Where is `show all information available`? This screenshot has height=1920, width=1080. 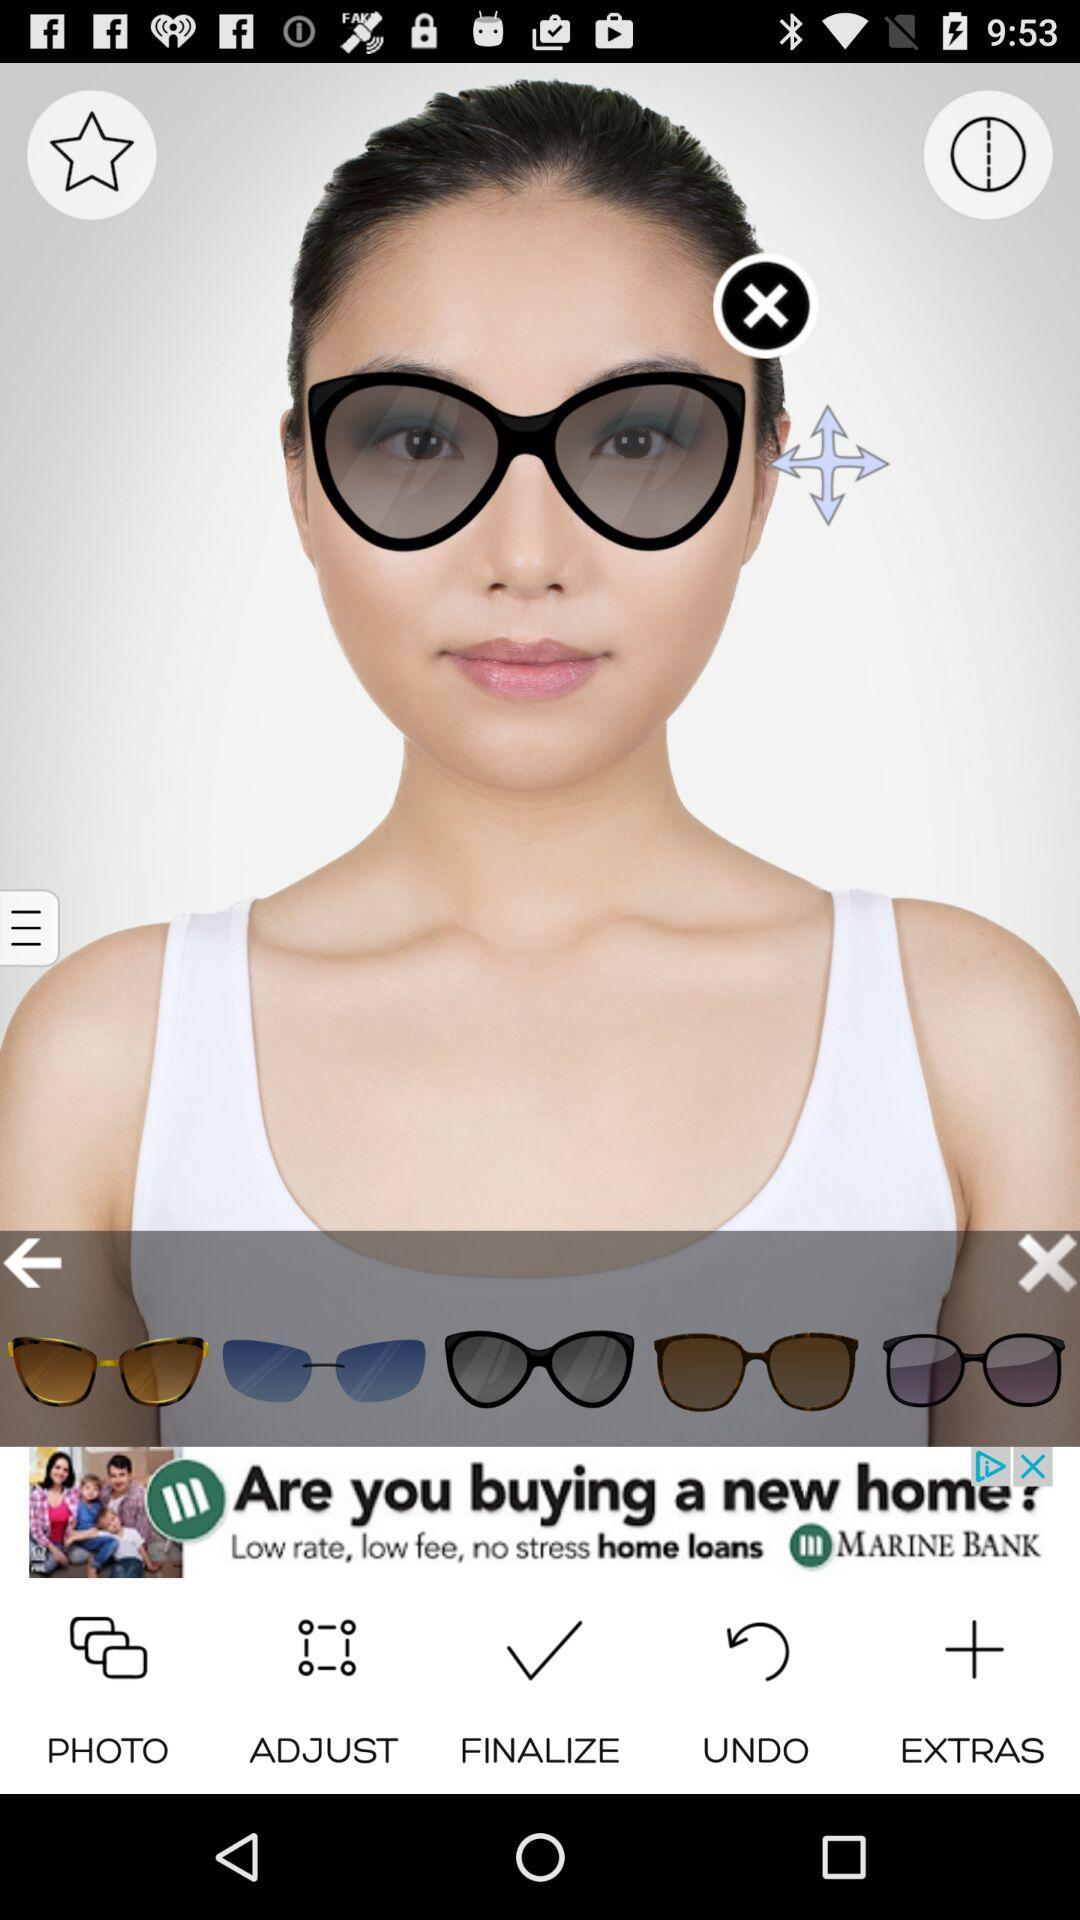
show all information available is located at coordinates (32, 927).